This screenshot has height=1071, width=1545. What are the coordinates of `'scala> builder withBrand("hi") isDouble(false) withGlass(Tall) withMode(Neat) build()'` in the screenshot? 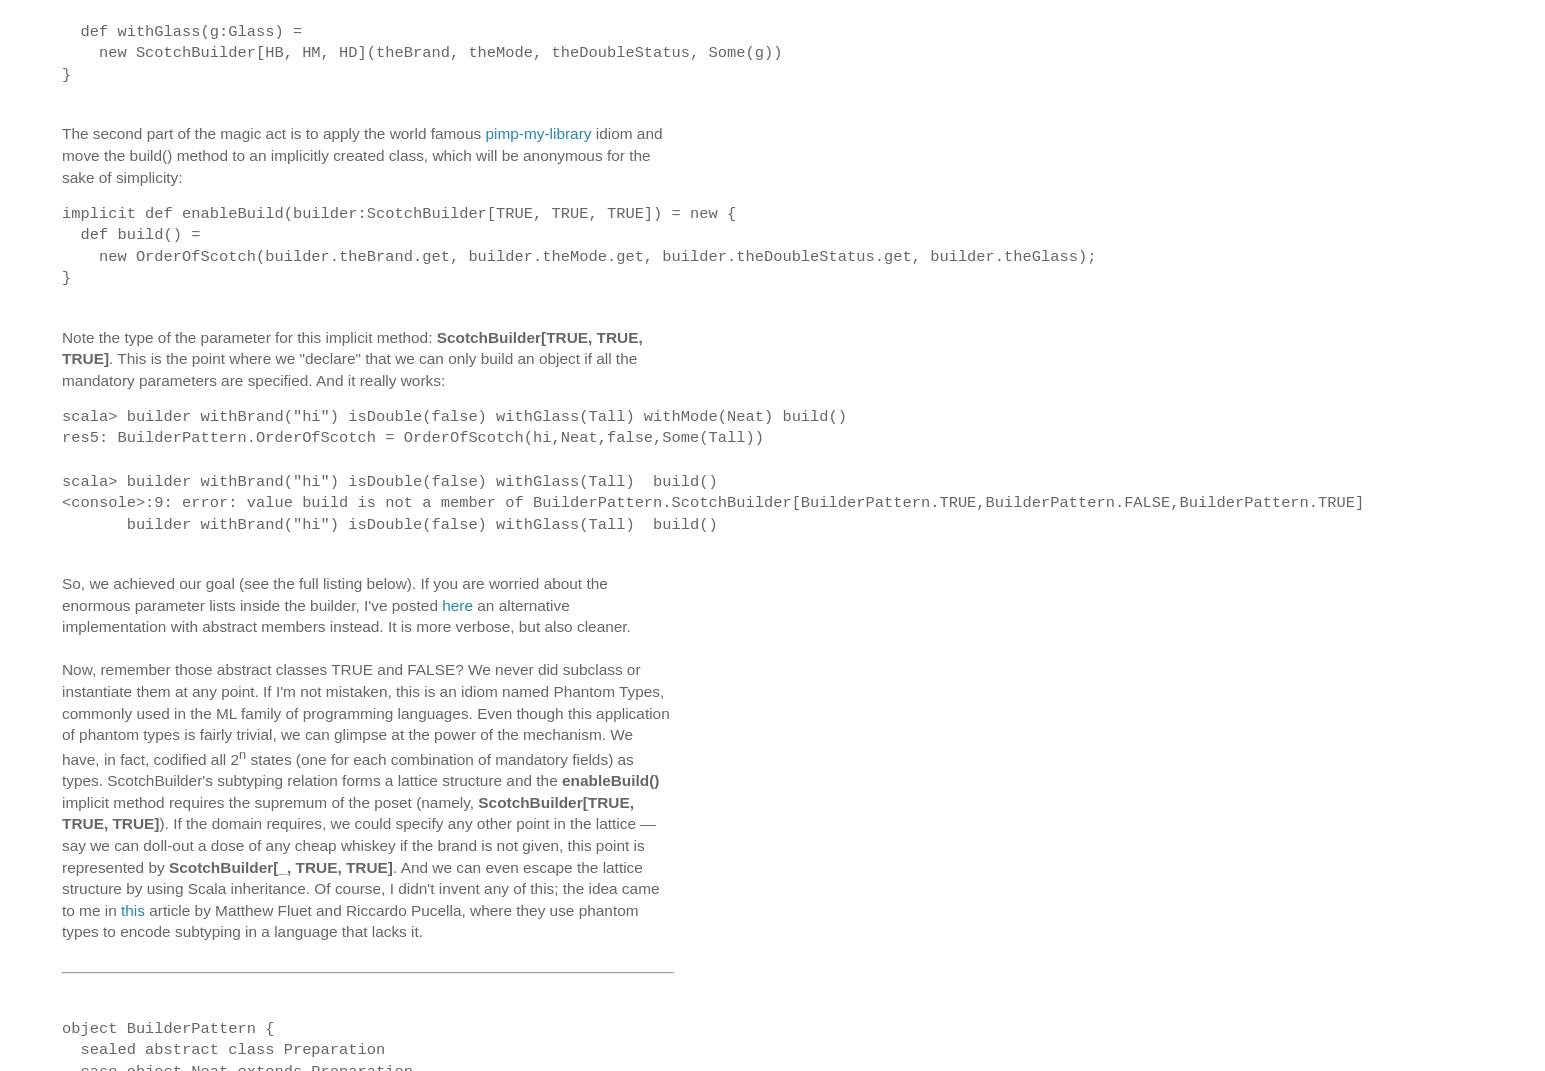 It's located at (453, 415).